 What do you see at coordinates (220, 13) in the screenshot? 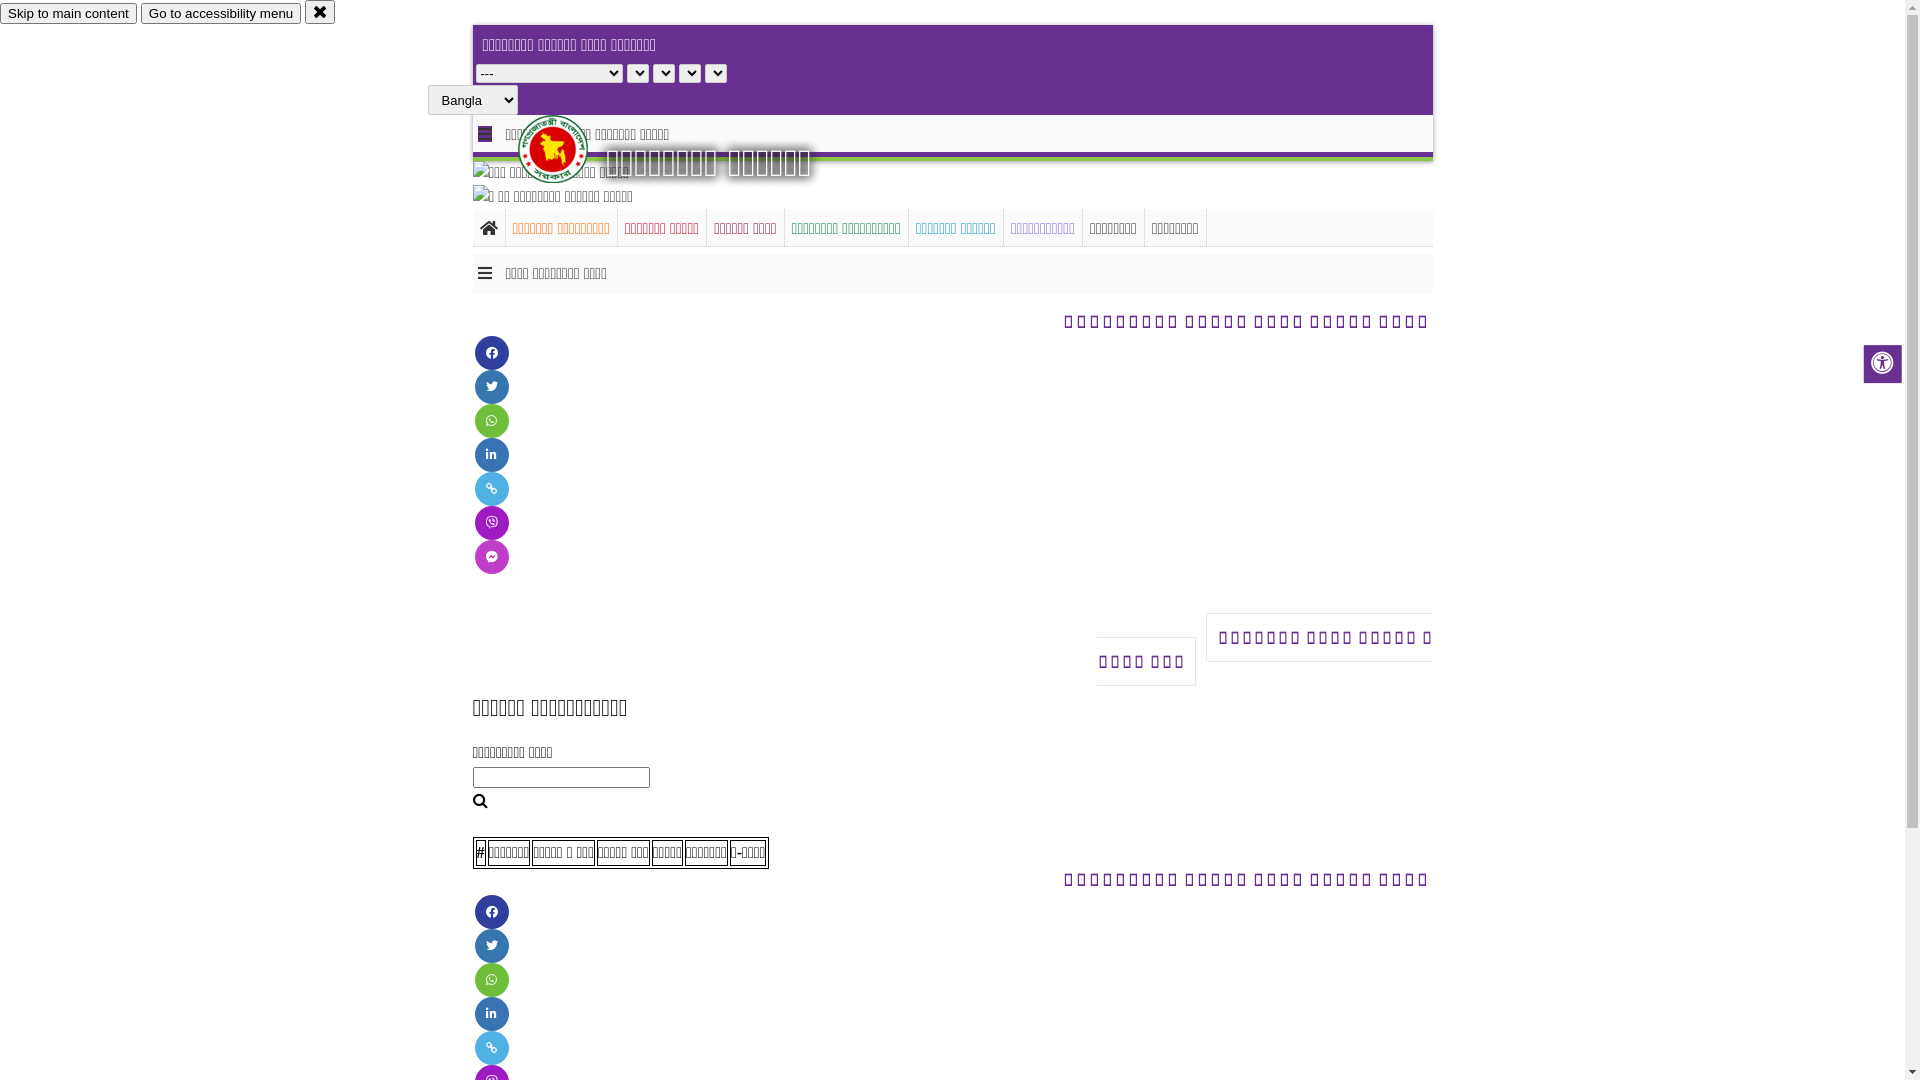
I see `'Go to accessibility menu'` at bounding box center [220, 13].